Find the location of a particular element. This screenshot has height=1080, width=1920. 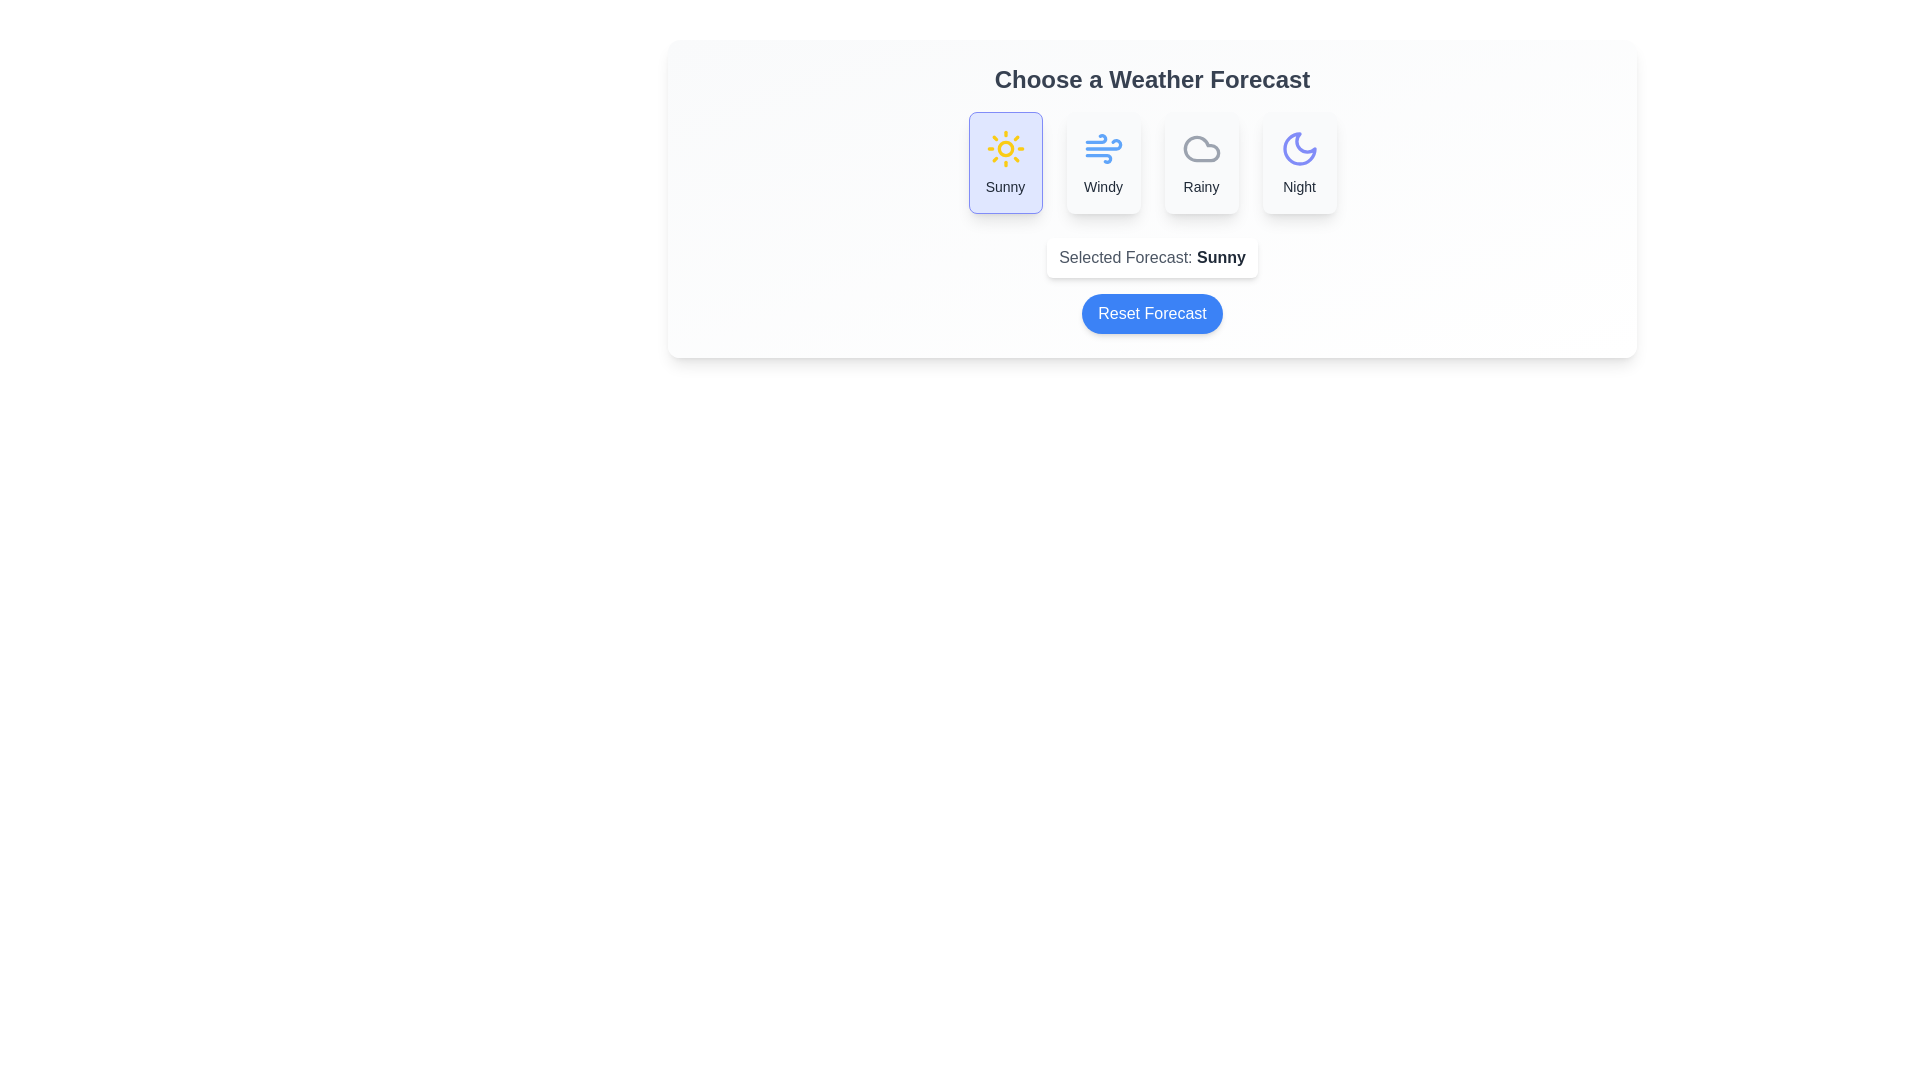

the forecast option Night by clicking on the corresponding button is located at coordinates (1299, 161).